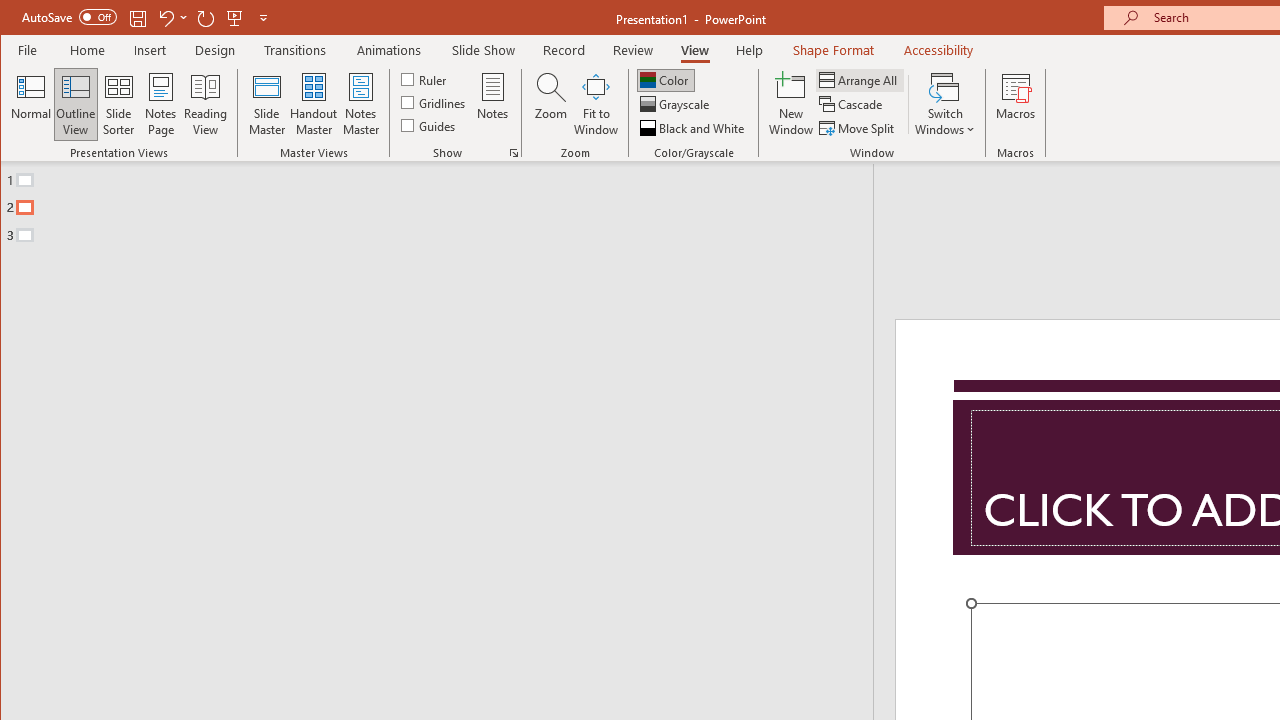  Describe the element at coordinates (666, 79) in the screenshot. I see `'Color'` at that location.